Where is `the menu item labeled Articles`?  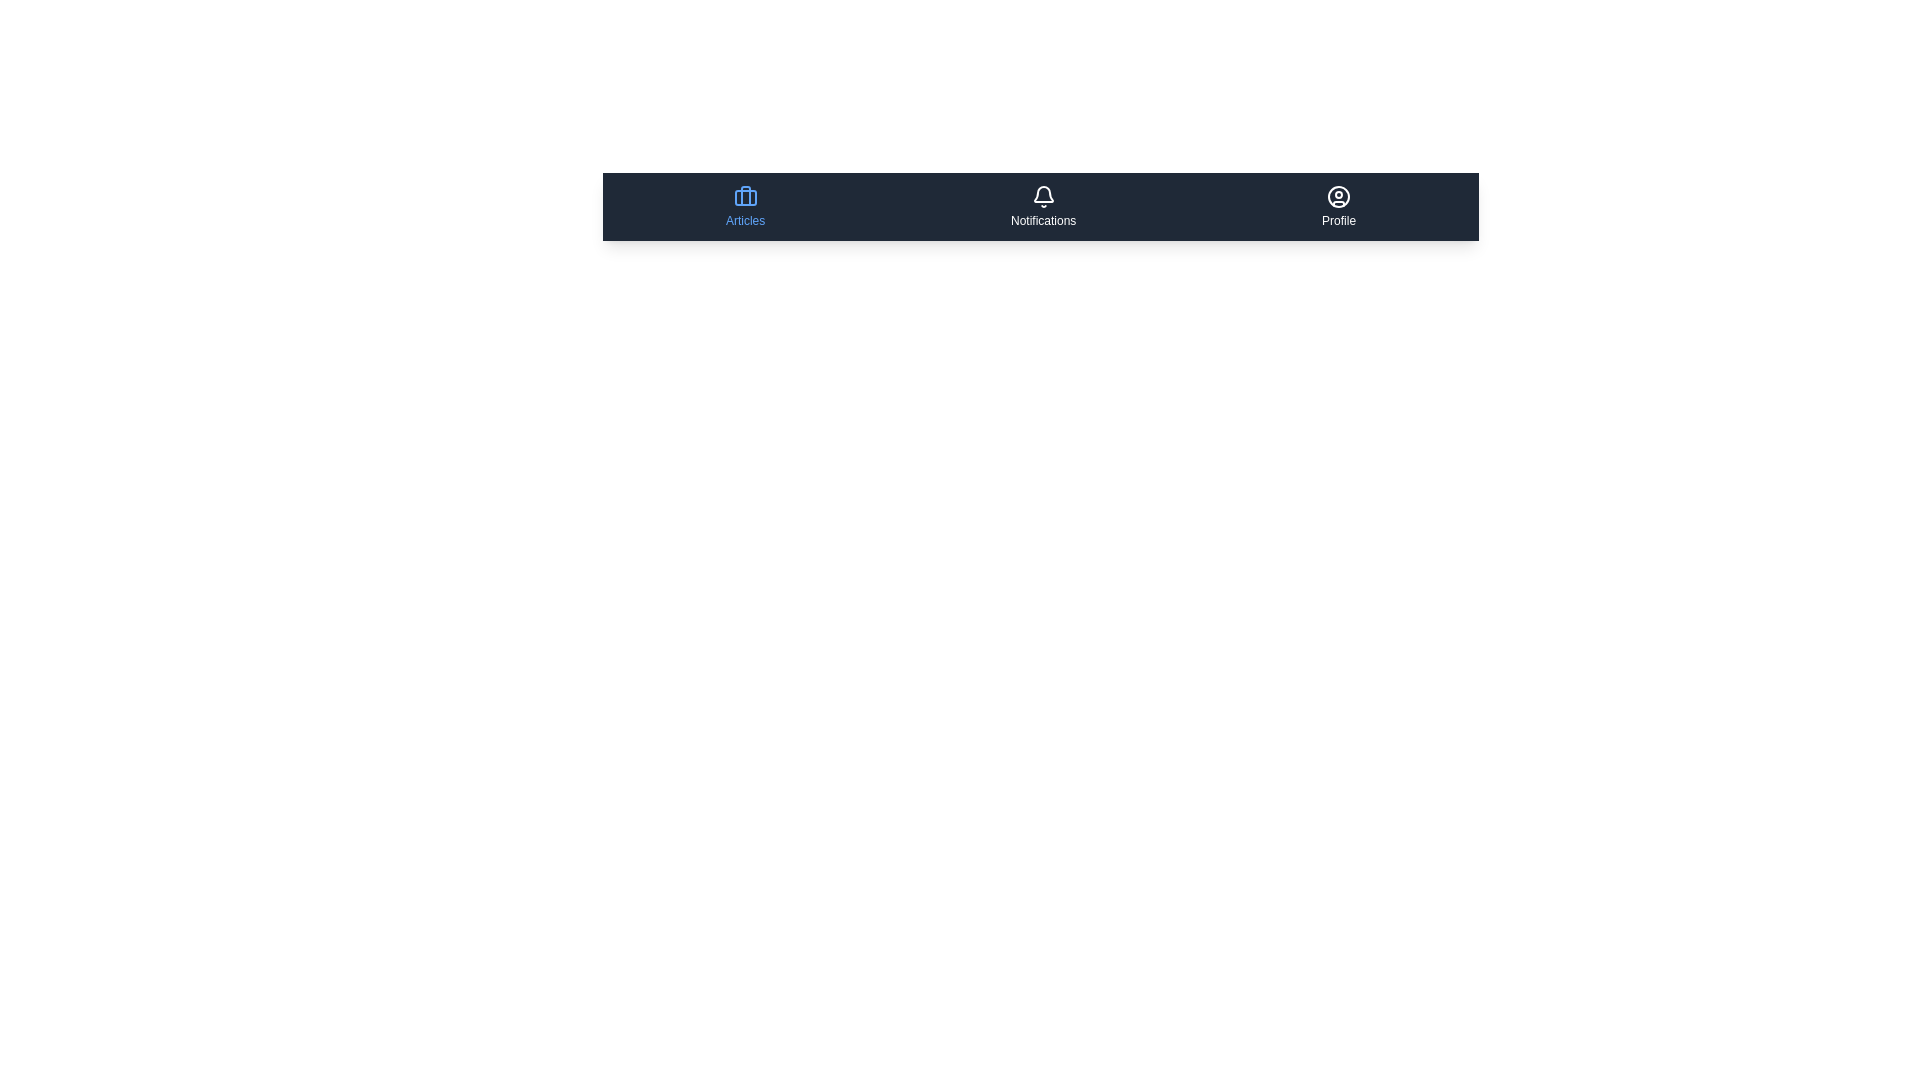 the menu item labeled Articles is located at coordinates (743, 207).